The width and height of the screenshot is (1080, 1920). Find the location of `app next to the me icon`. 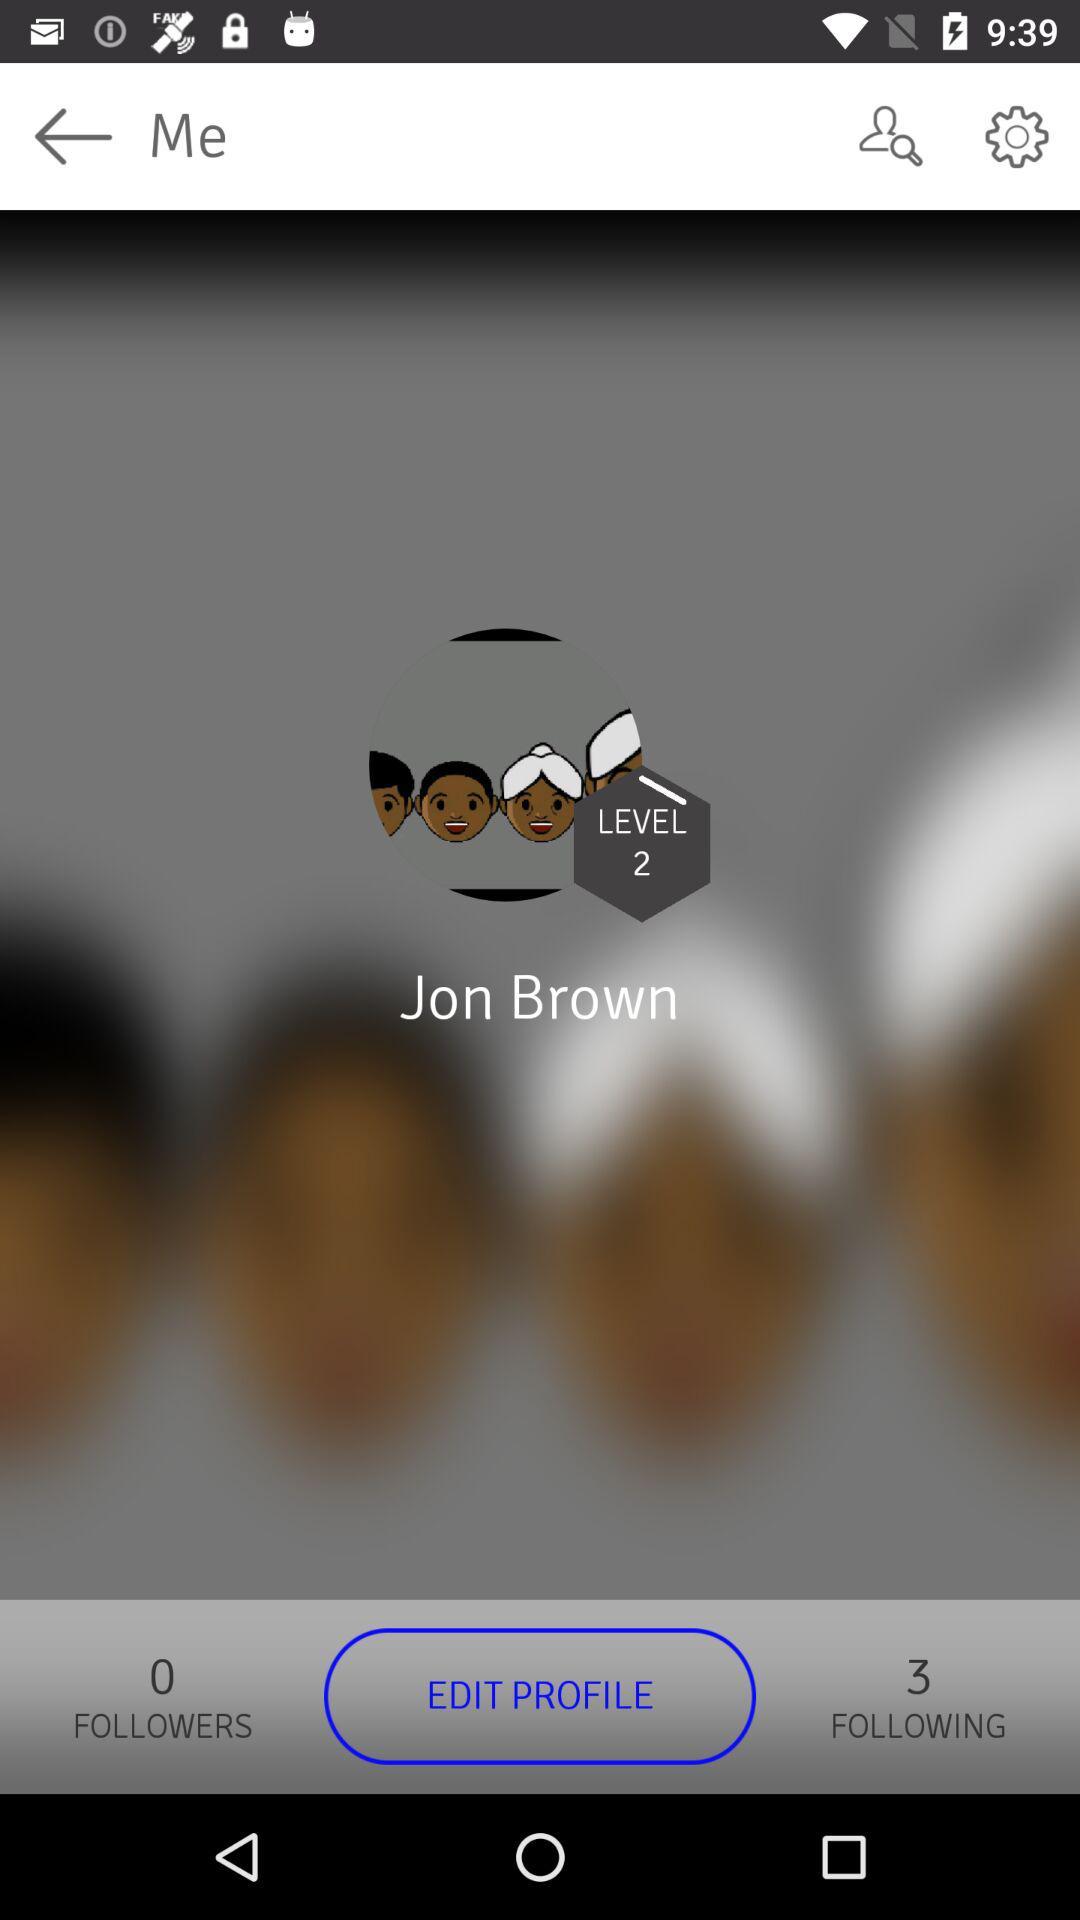

app next to the me icon is located at coordinates (890, 135).